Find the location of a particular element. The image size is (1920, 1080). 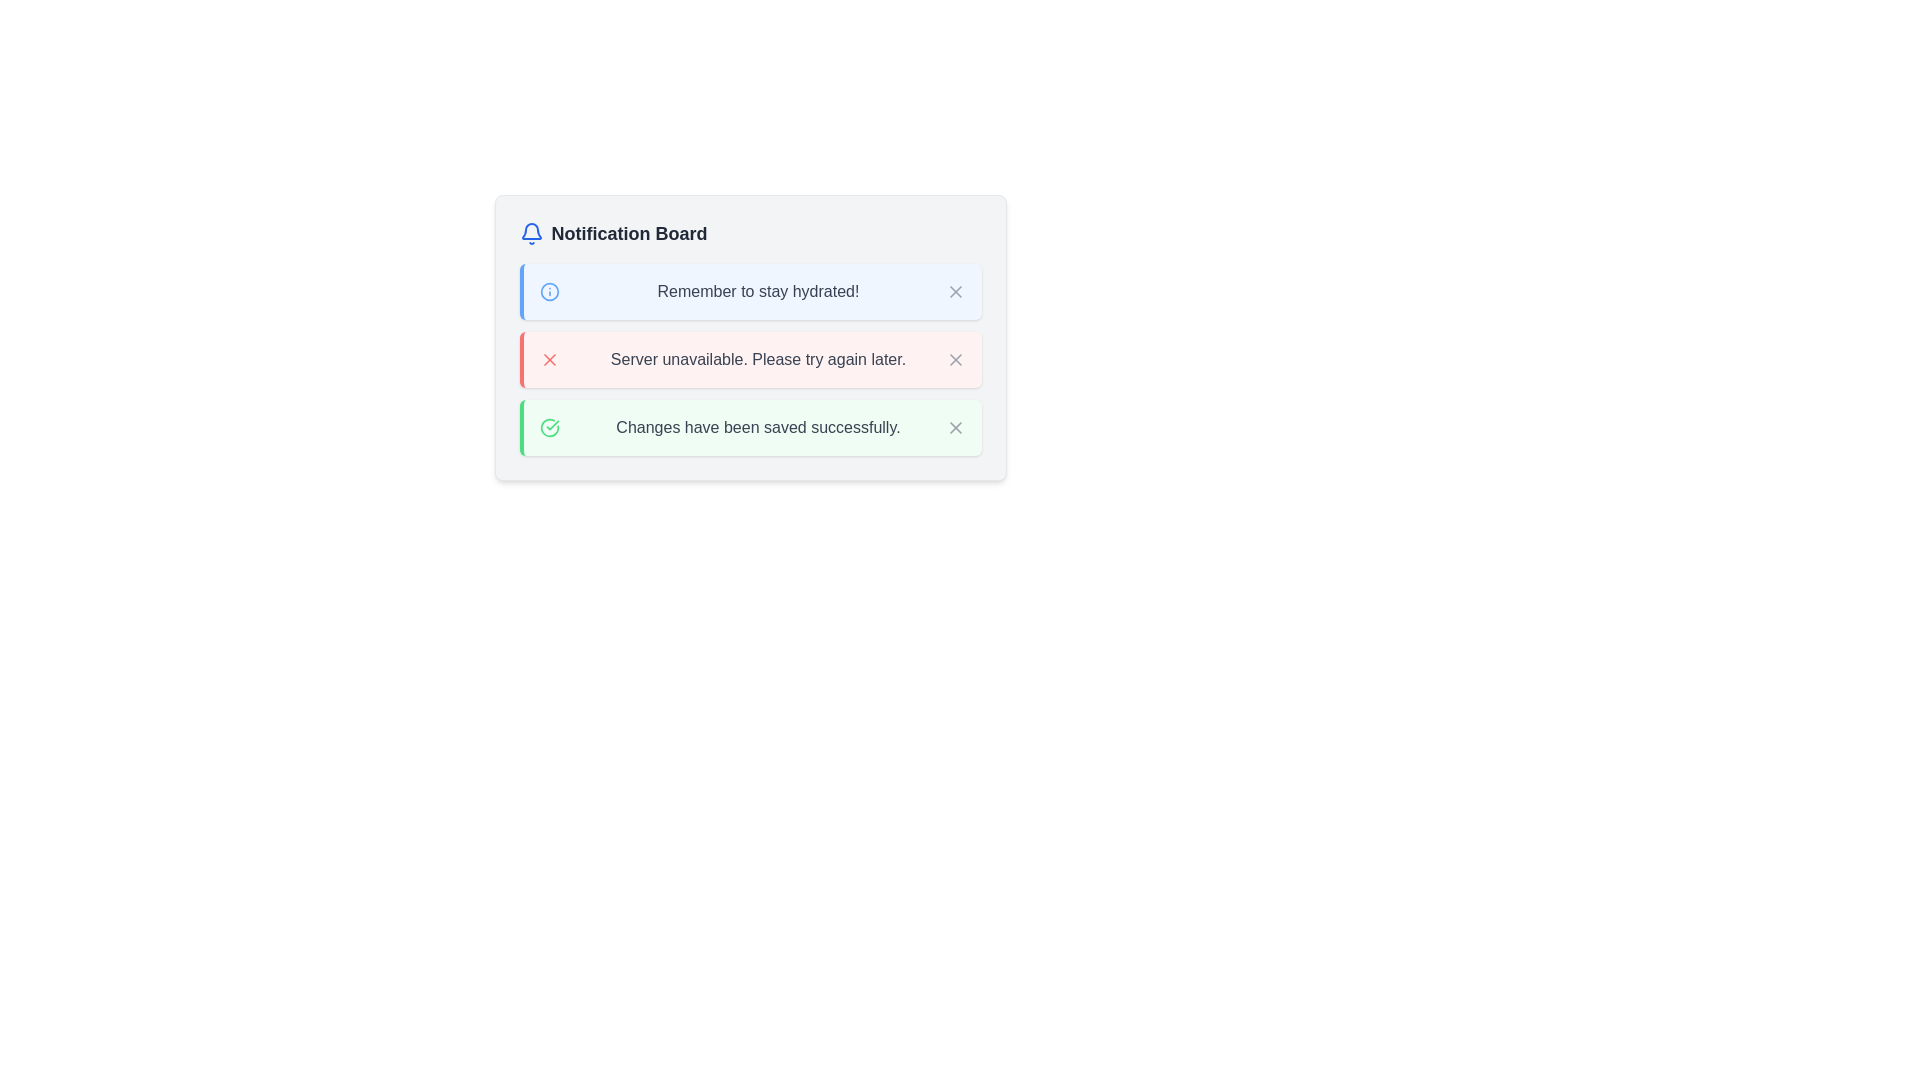

success message from the notification box that has a green left border and contains the text 'Changes have been saved successfully.' is located at coordinates (749, 427).